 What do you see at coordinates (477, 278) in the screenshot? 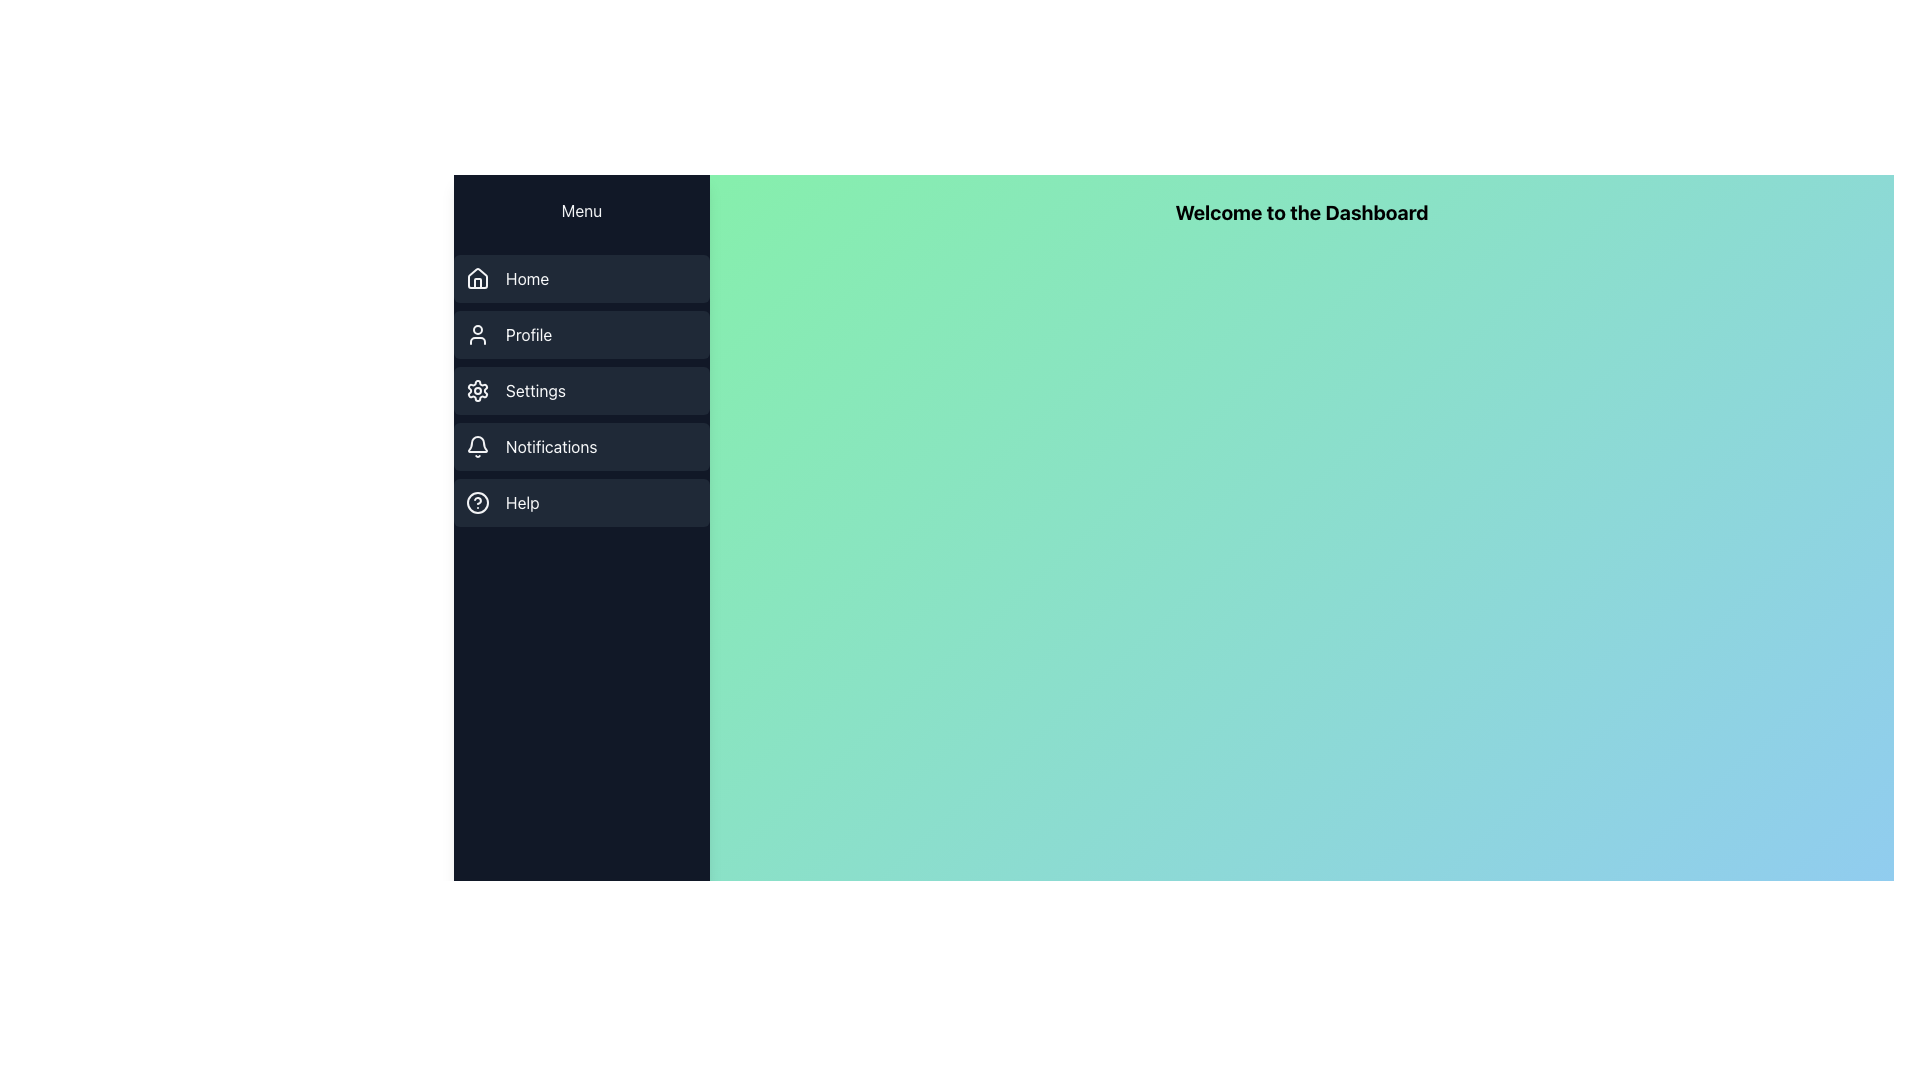
I see `the house-shaped icon with a white stroke located in the 'Home' entry of the vertical navigation menu` at bounding box center [477, 278].